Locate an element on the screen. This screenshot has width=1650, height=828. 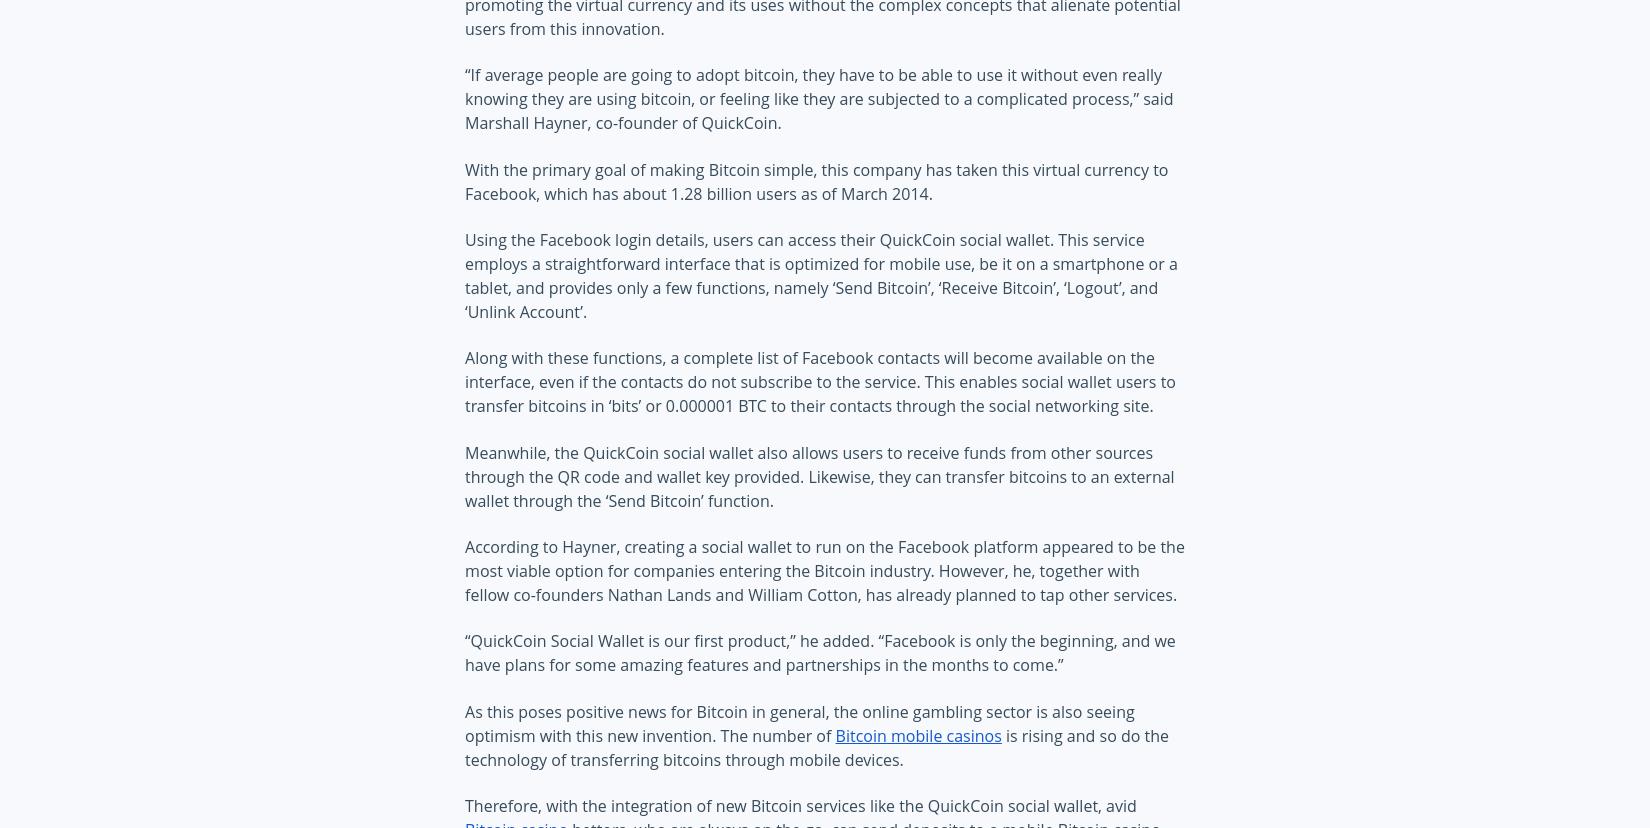
'With the primary goal of making Bitcoin simple, this company has taken this virtual currency to Facebook, which has about 1.28 billion users as of March 2014.' is located at coordinates (815, 180).